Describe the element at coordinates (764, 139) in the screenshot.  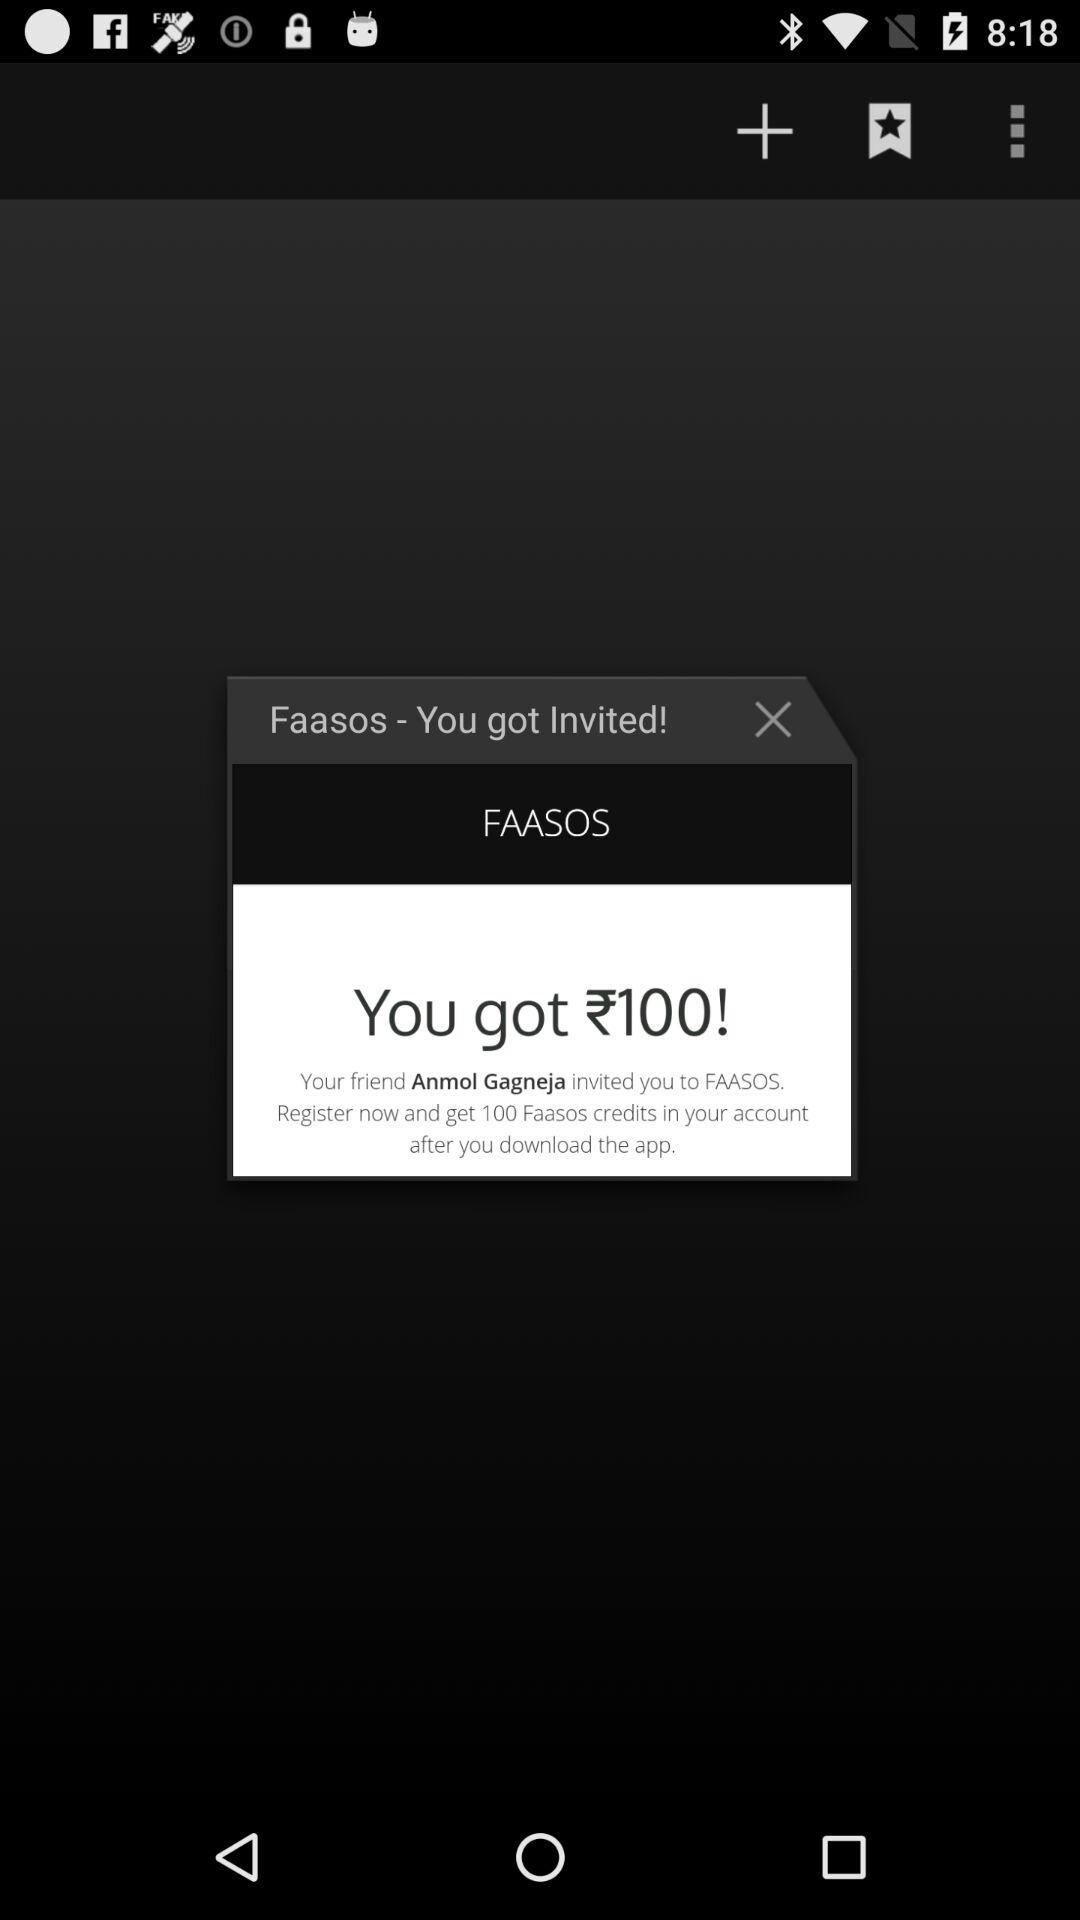
I see `the add icon` at that location.